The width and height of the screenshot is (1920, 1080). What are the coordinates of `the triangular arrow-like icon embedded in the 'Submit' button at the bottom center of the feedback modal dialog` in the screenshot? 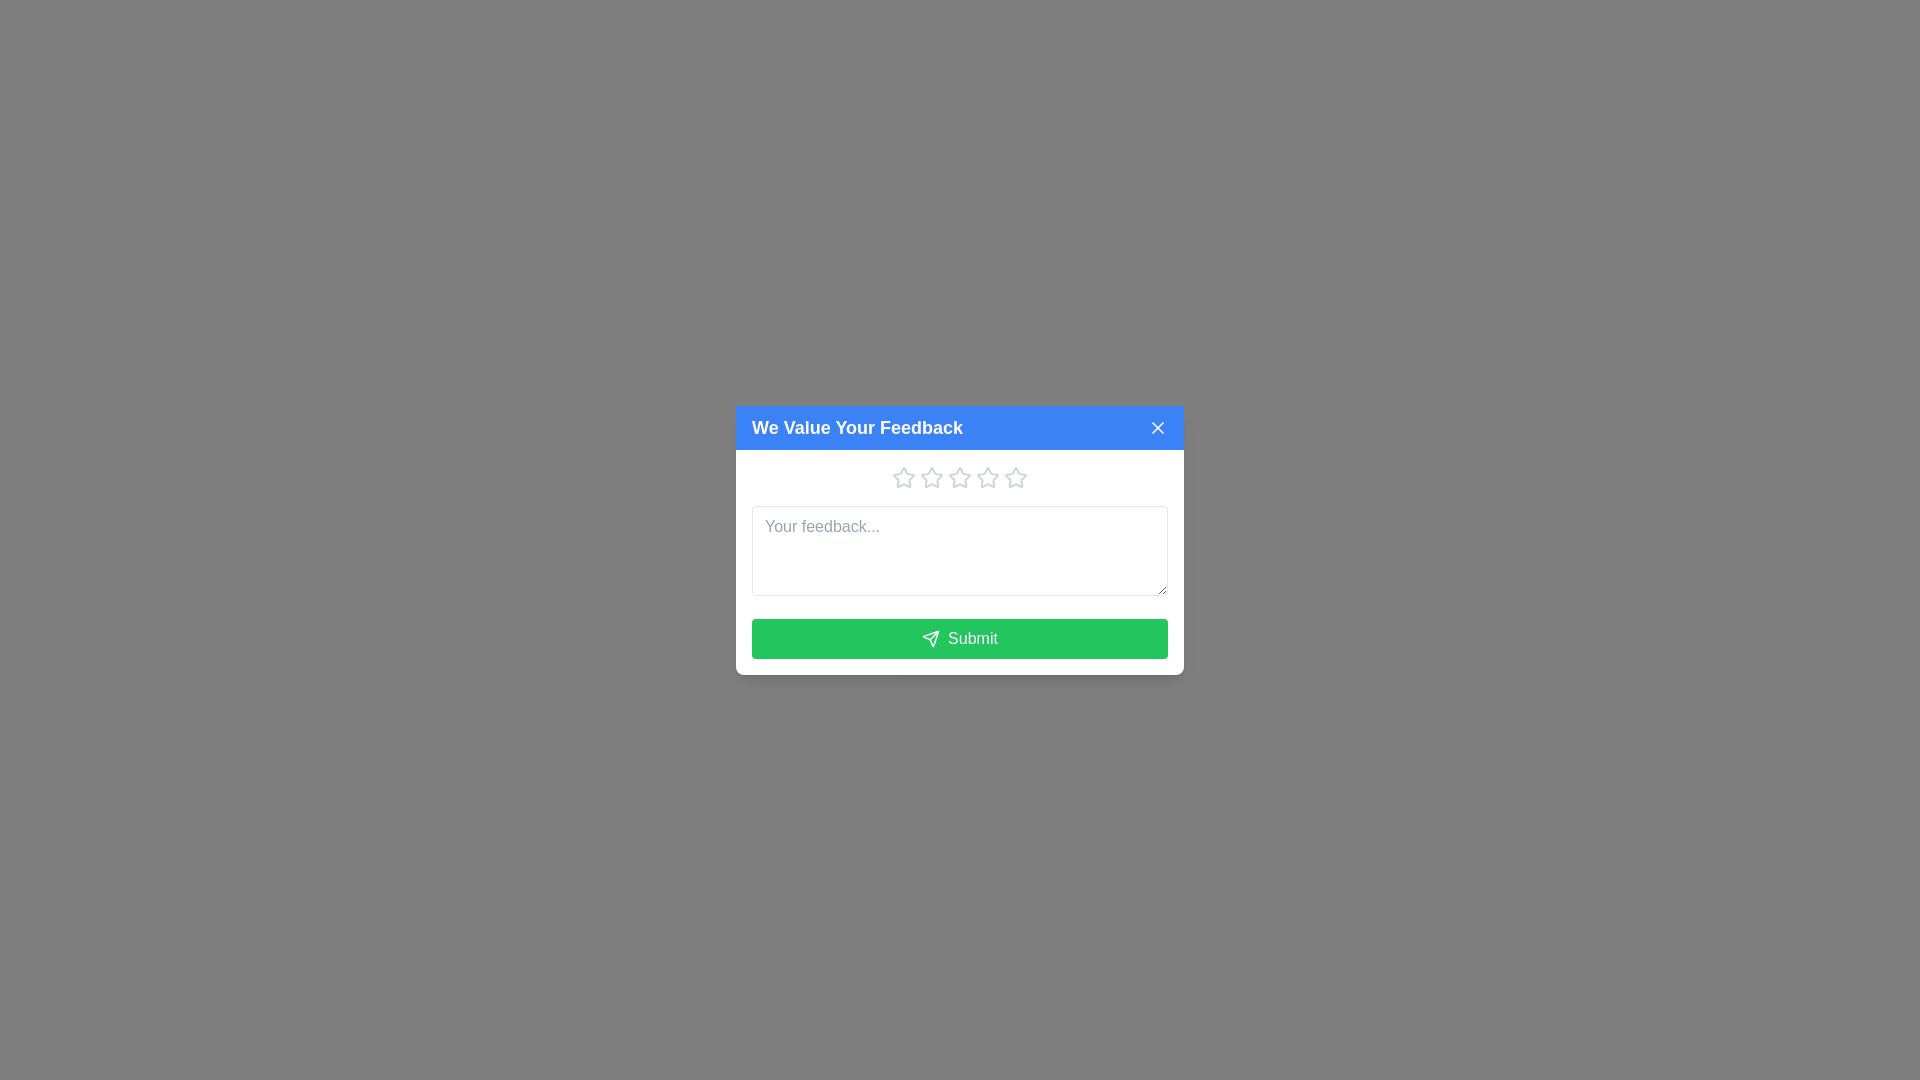 It's located at (930, 637).